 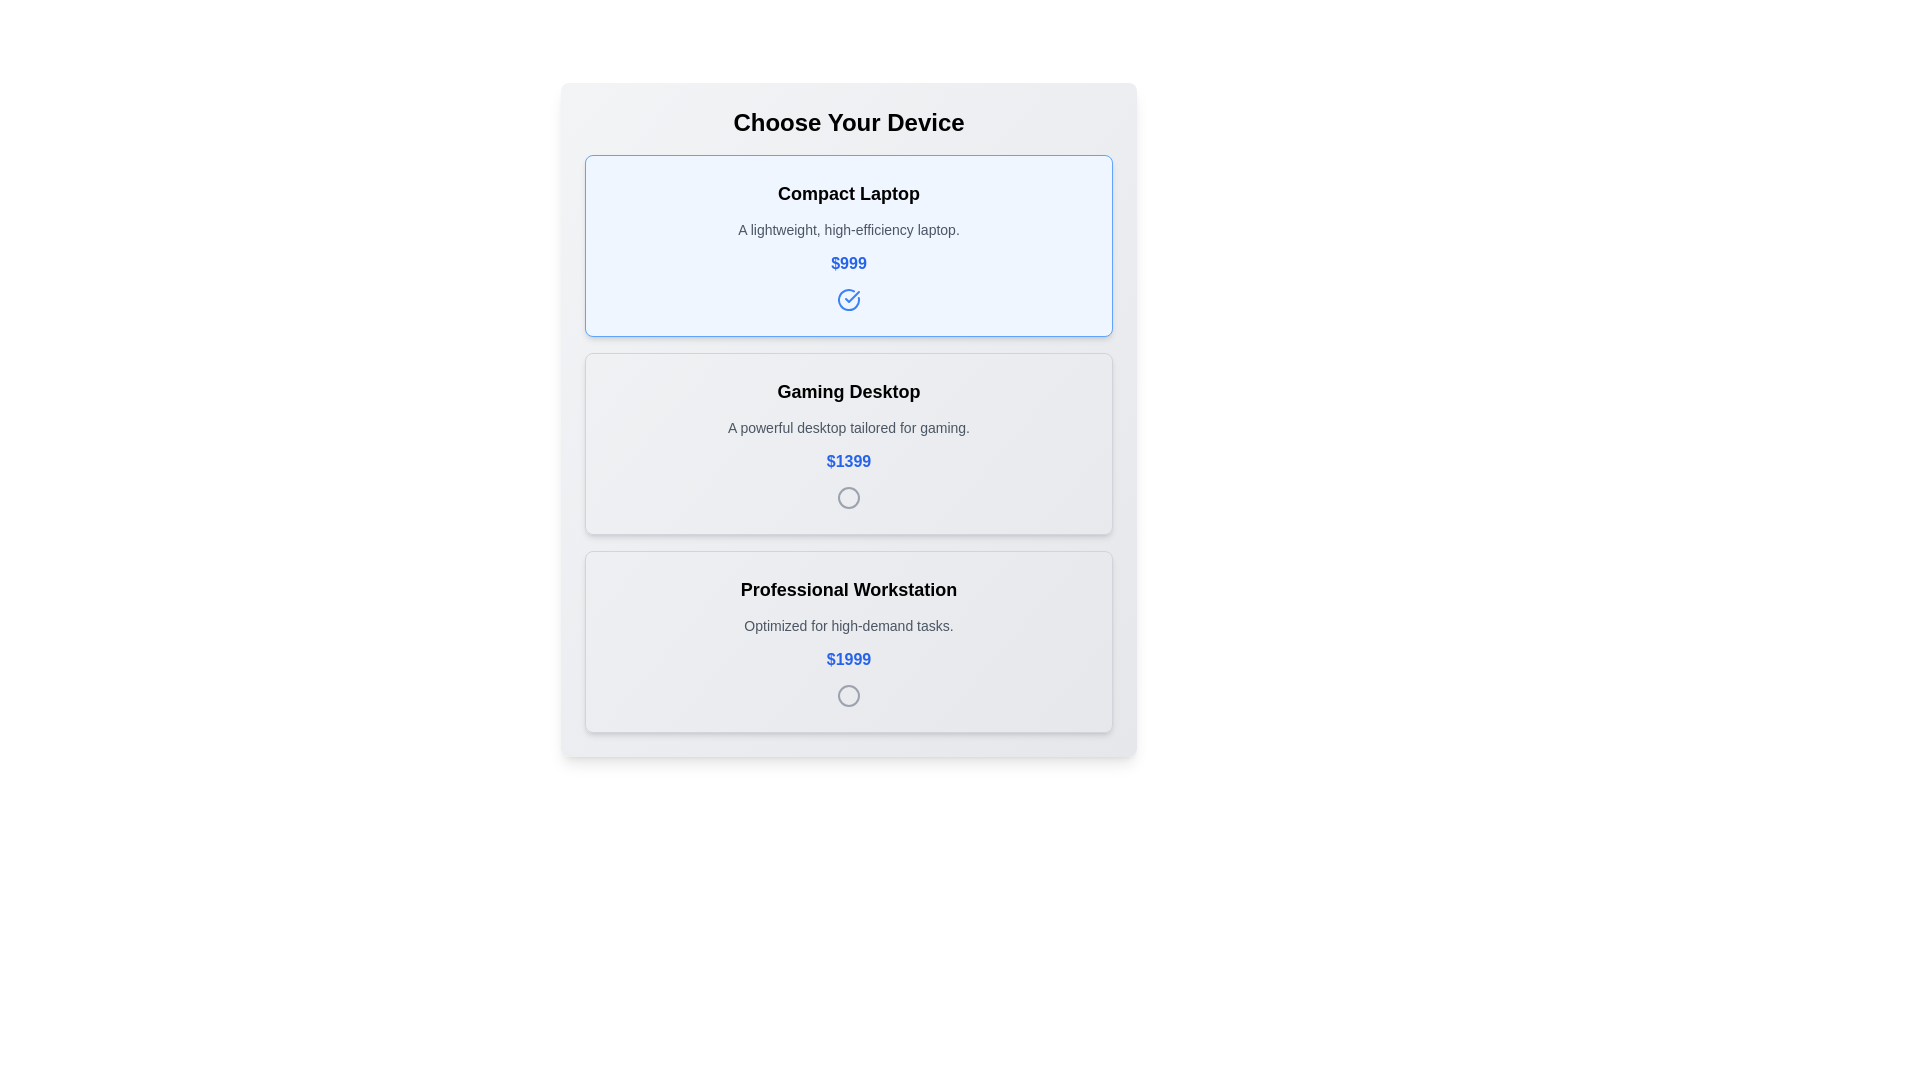 I want to click on the graphical icon that indicates selection or confirmation for the 'Compact Laptop' option, located directly below the '$999' price text, so click(x=849, y=300).